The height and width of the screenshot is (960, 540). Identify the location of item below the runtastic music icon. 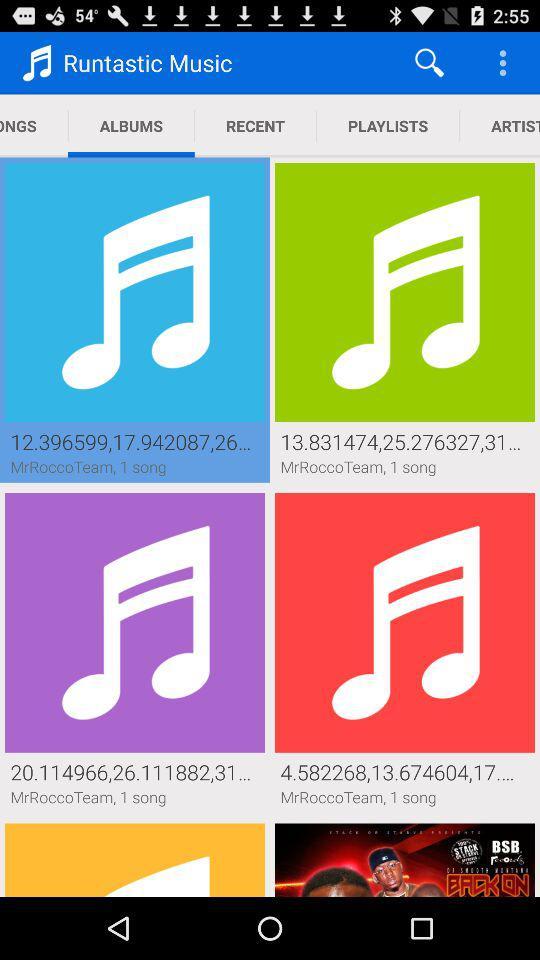
(255, 125).